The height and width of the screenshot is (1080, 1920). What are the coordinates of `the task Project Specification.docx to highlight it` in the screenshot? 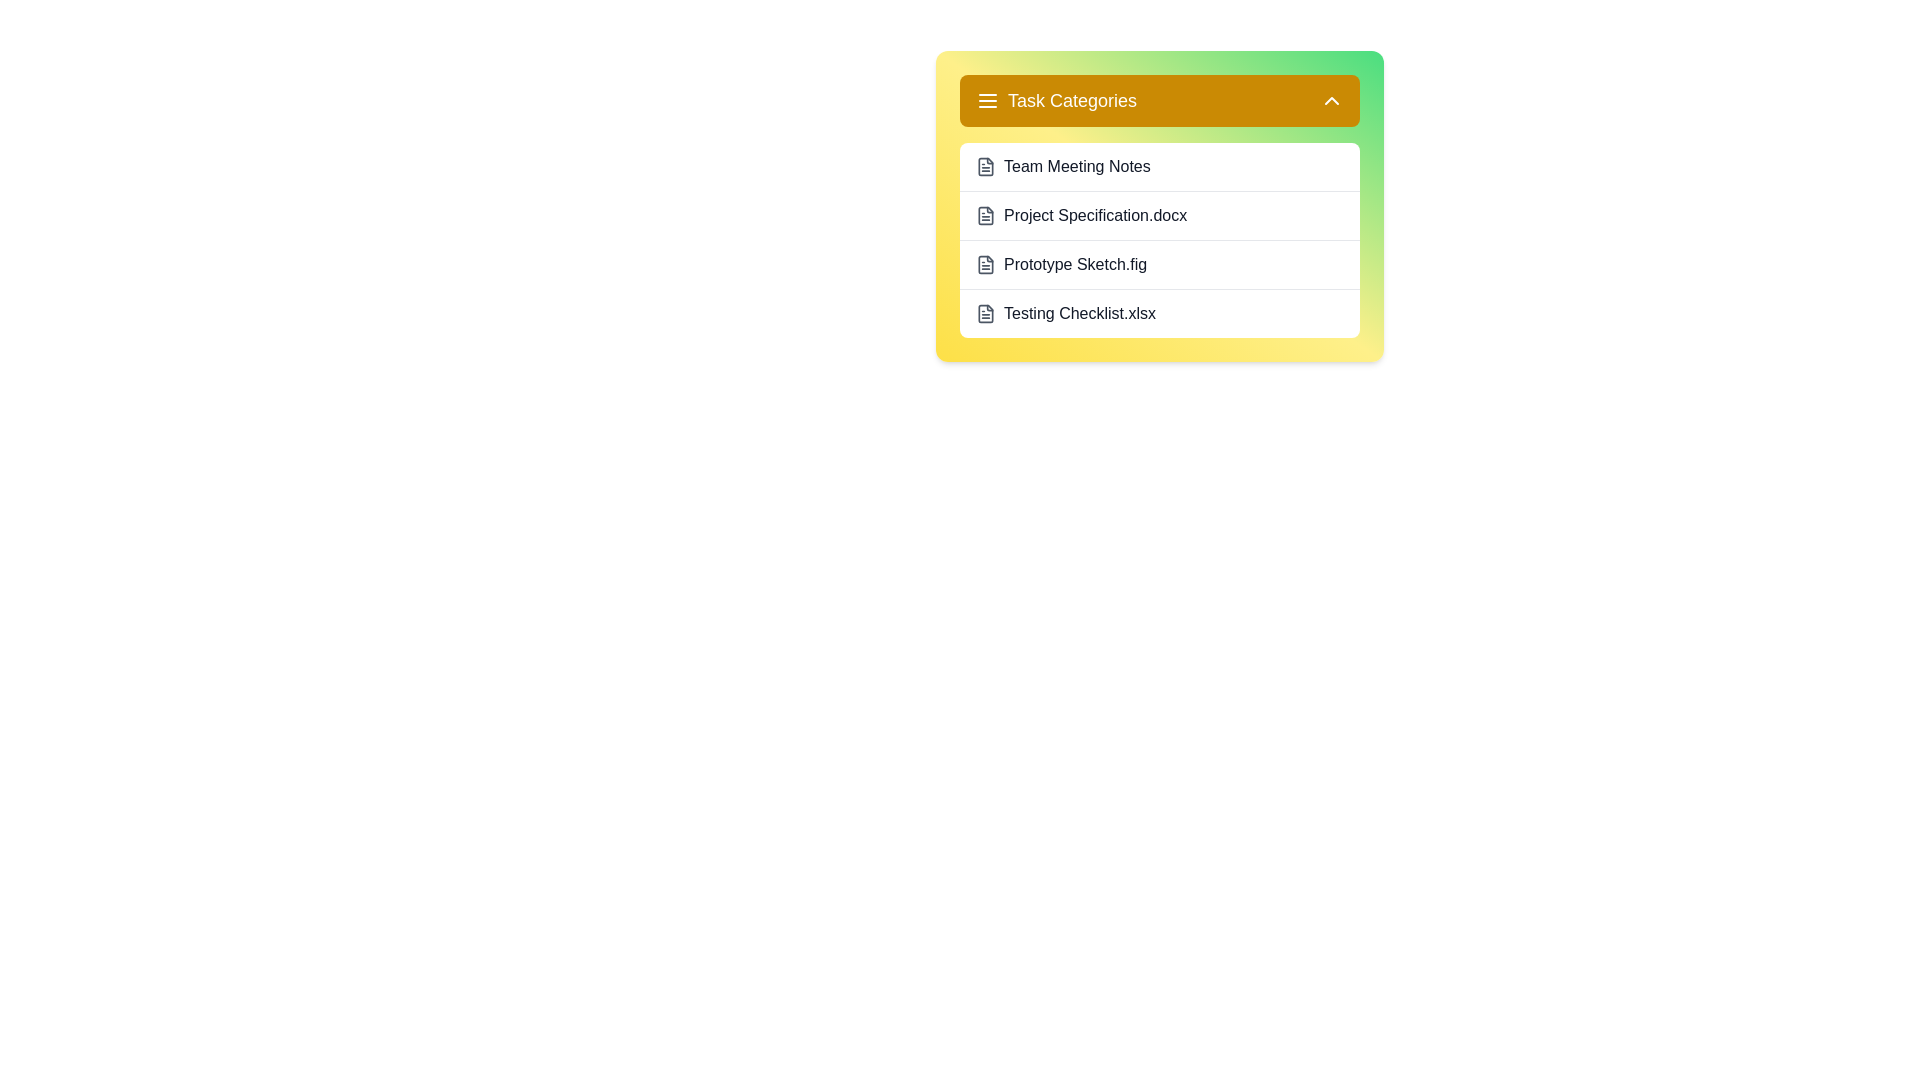 It's located at (1160, 215).